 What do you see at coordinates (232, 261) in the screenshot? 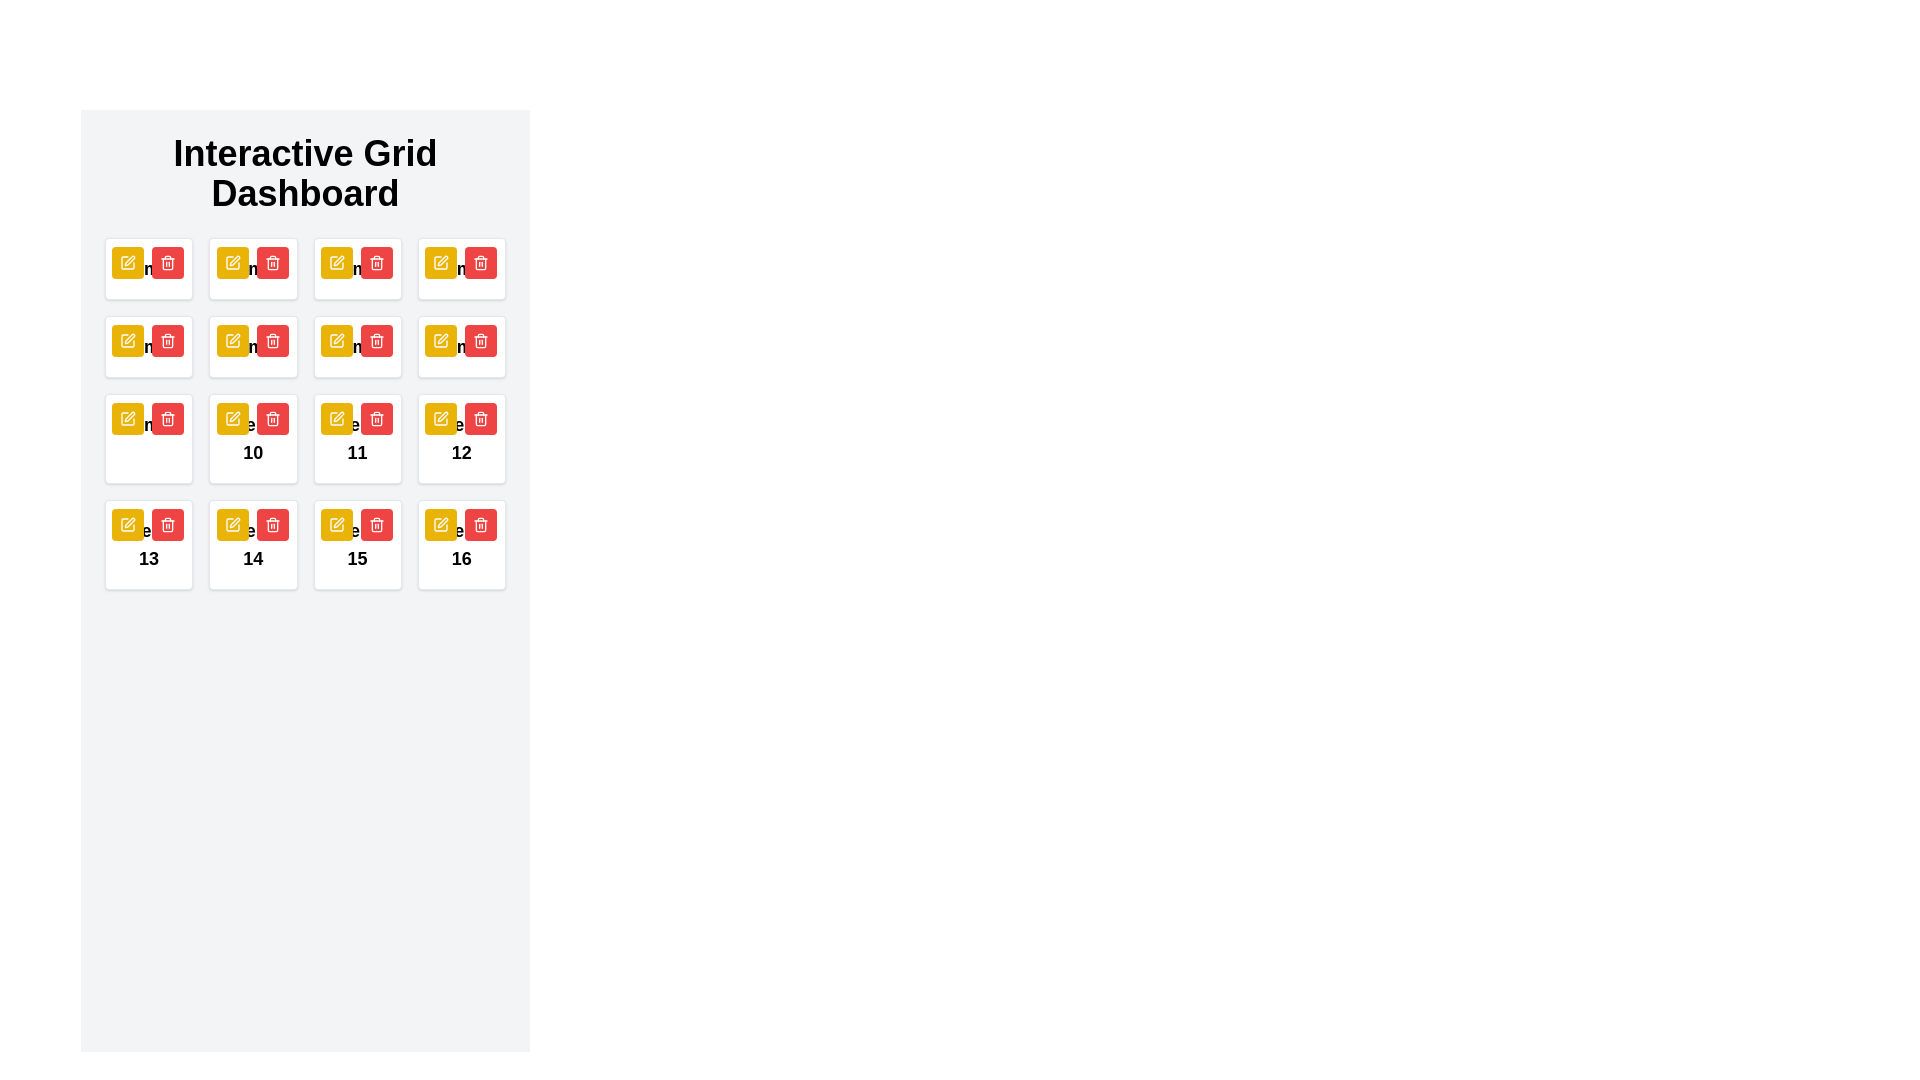
I see `the square icon with a stylized, partially erased bottom right corner located in the top-left corner of the interactive grid, within the first card of the interface` at bounding box center [232, 261].